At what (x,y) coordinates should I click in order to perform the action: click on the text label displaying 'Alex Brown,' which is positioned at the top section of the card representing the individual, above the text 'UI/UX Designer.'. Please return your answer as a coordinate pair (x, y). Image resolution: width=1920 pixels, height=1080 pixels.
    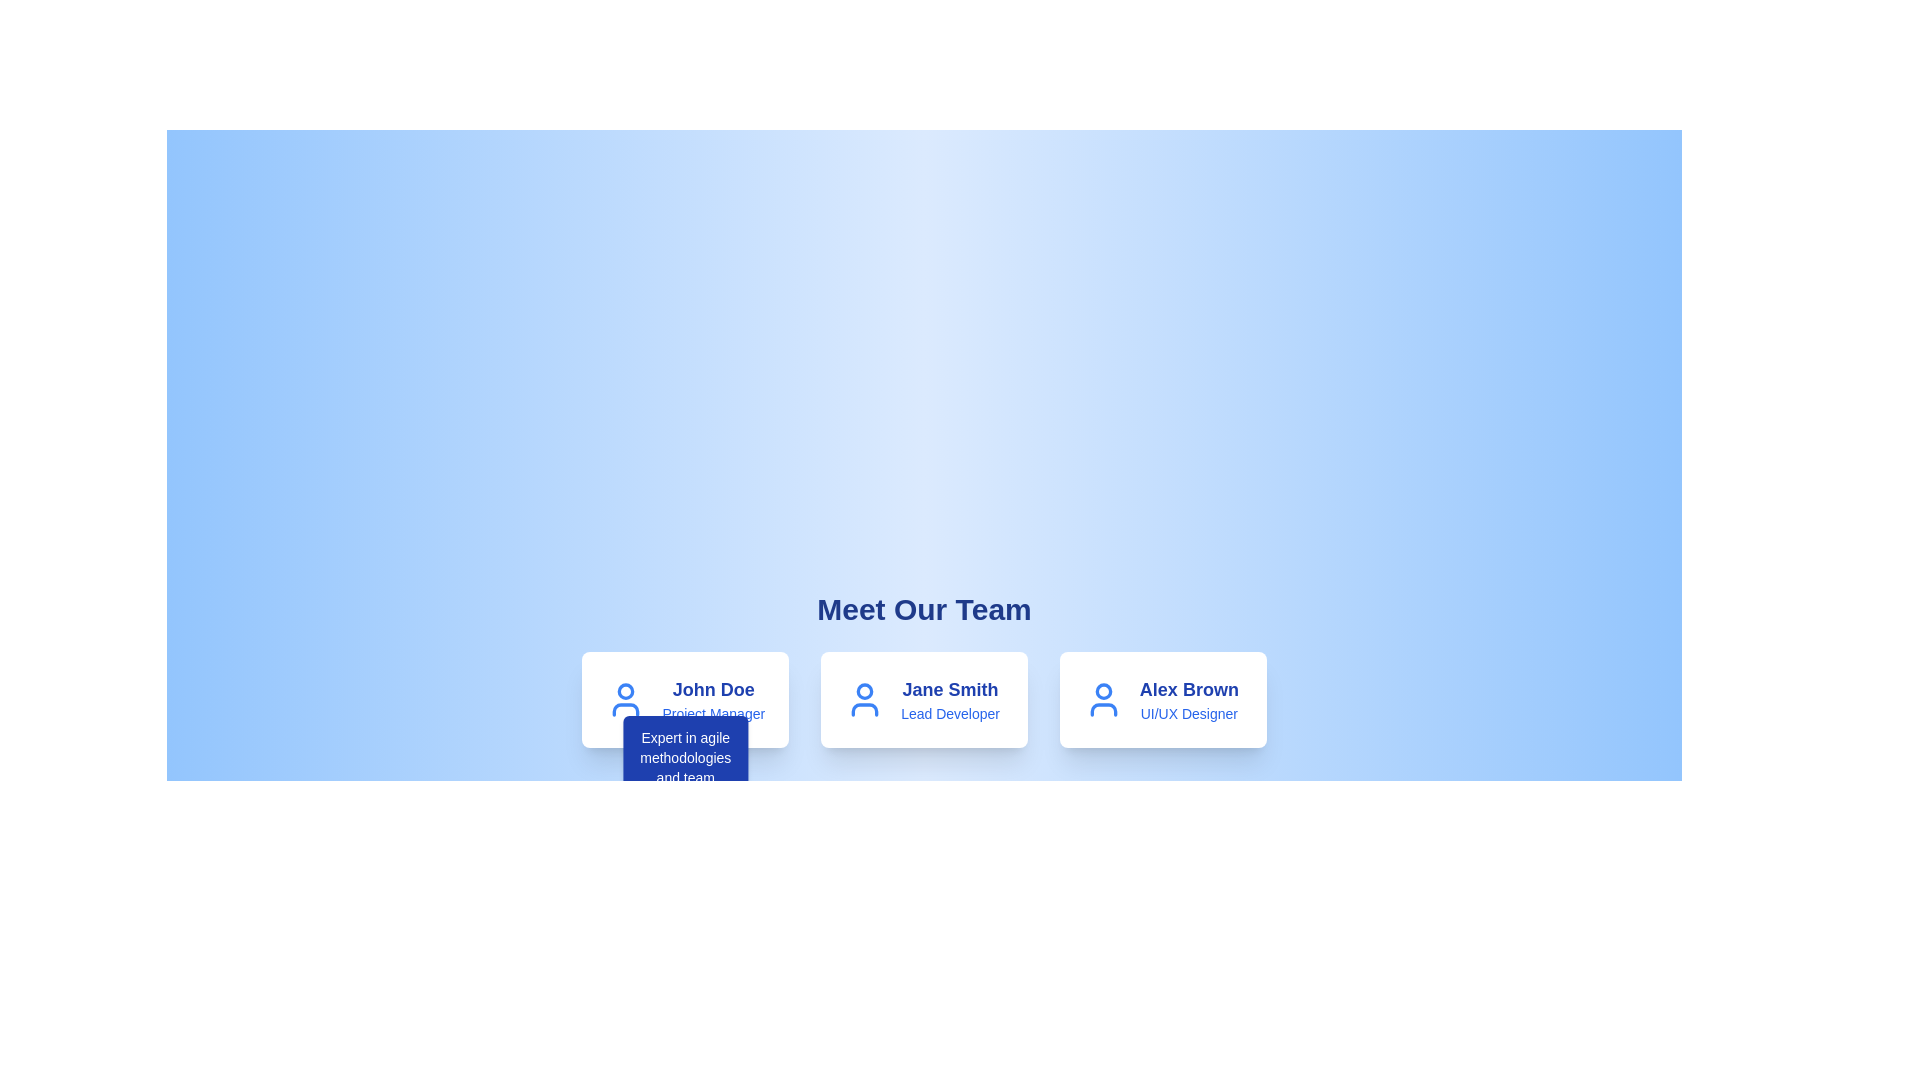
    Looking at the image, I should click on (1189, 689).